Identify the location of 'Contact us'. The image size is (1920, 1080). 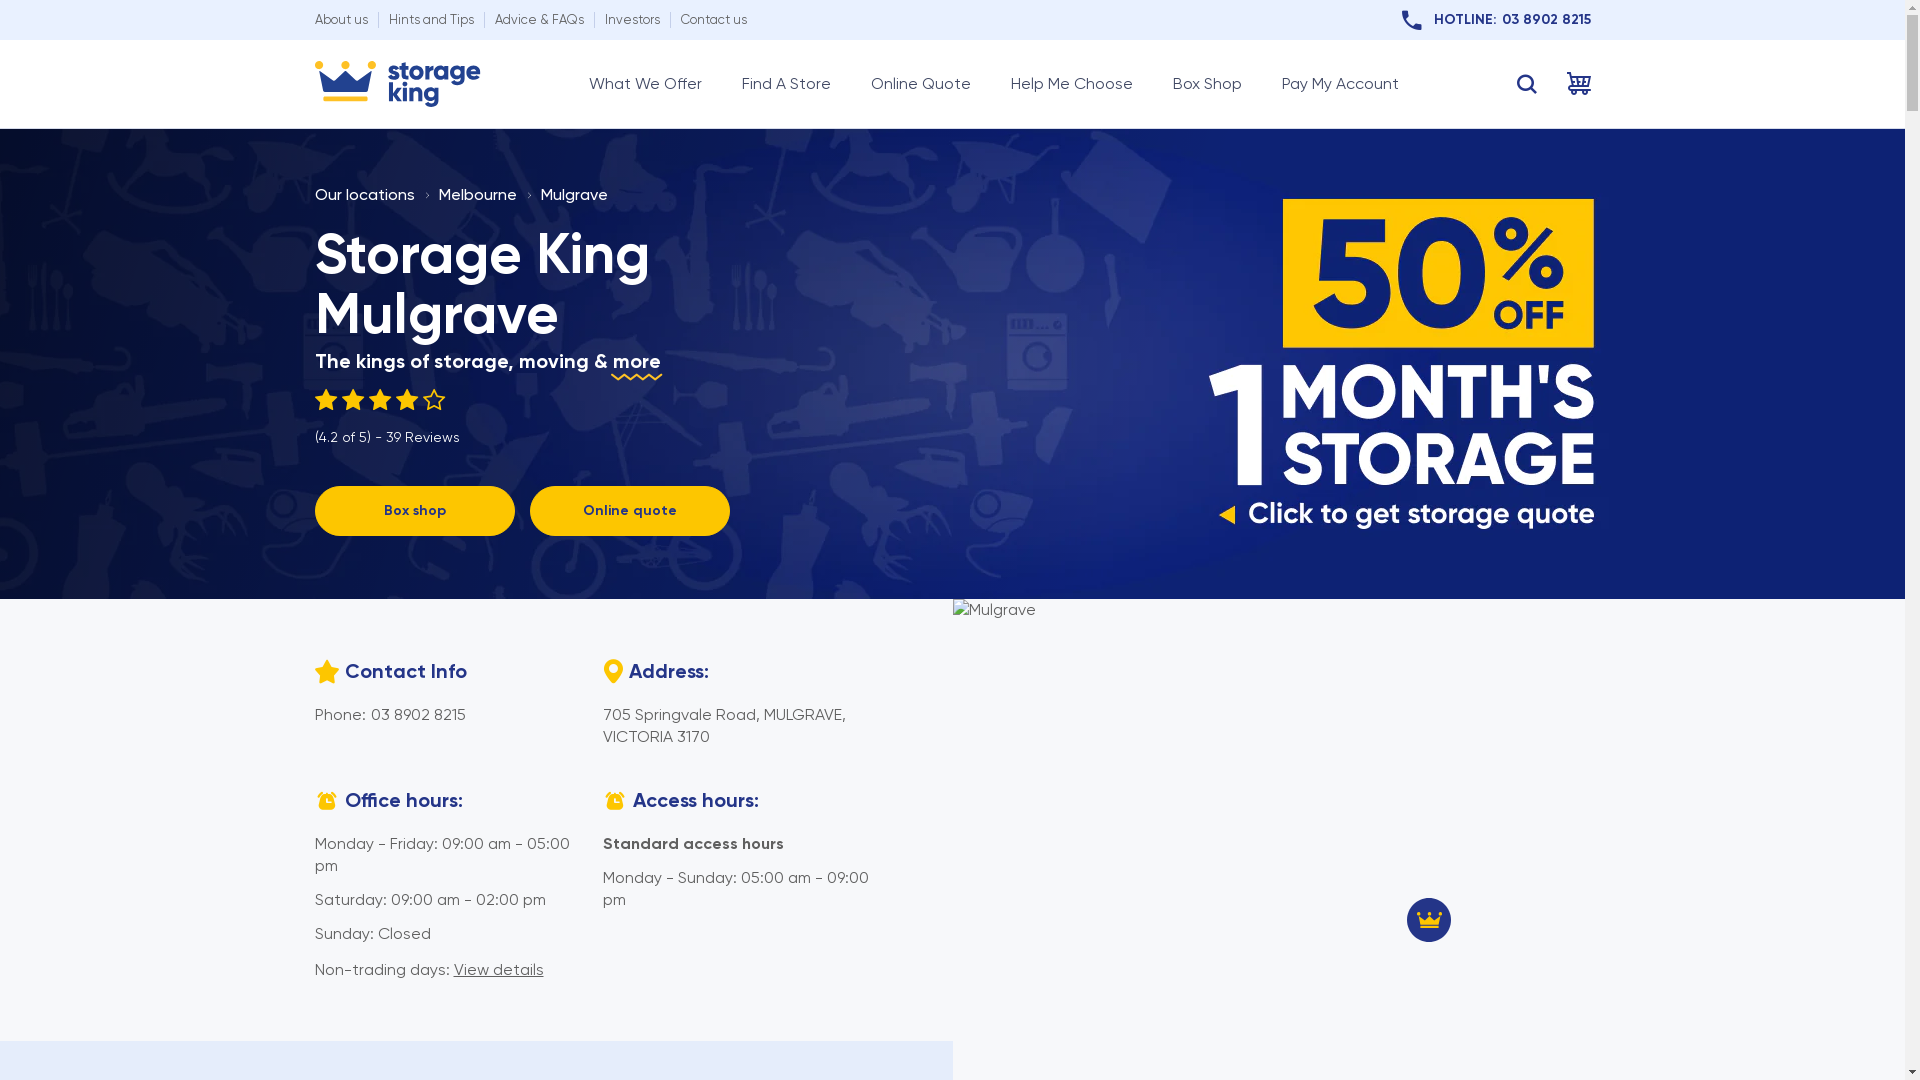
(680, 19).